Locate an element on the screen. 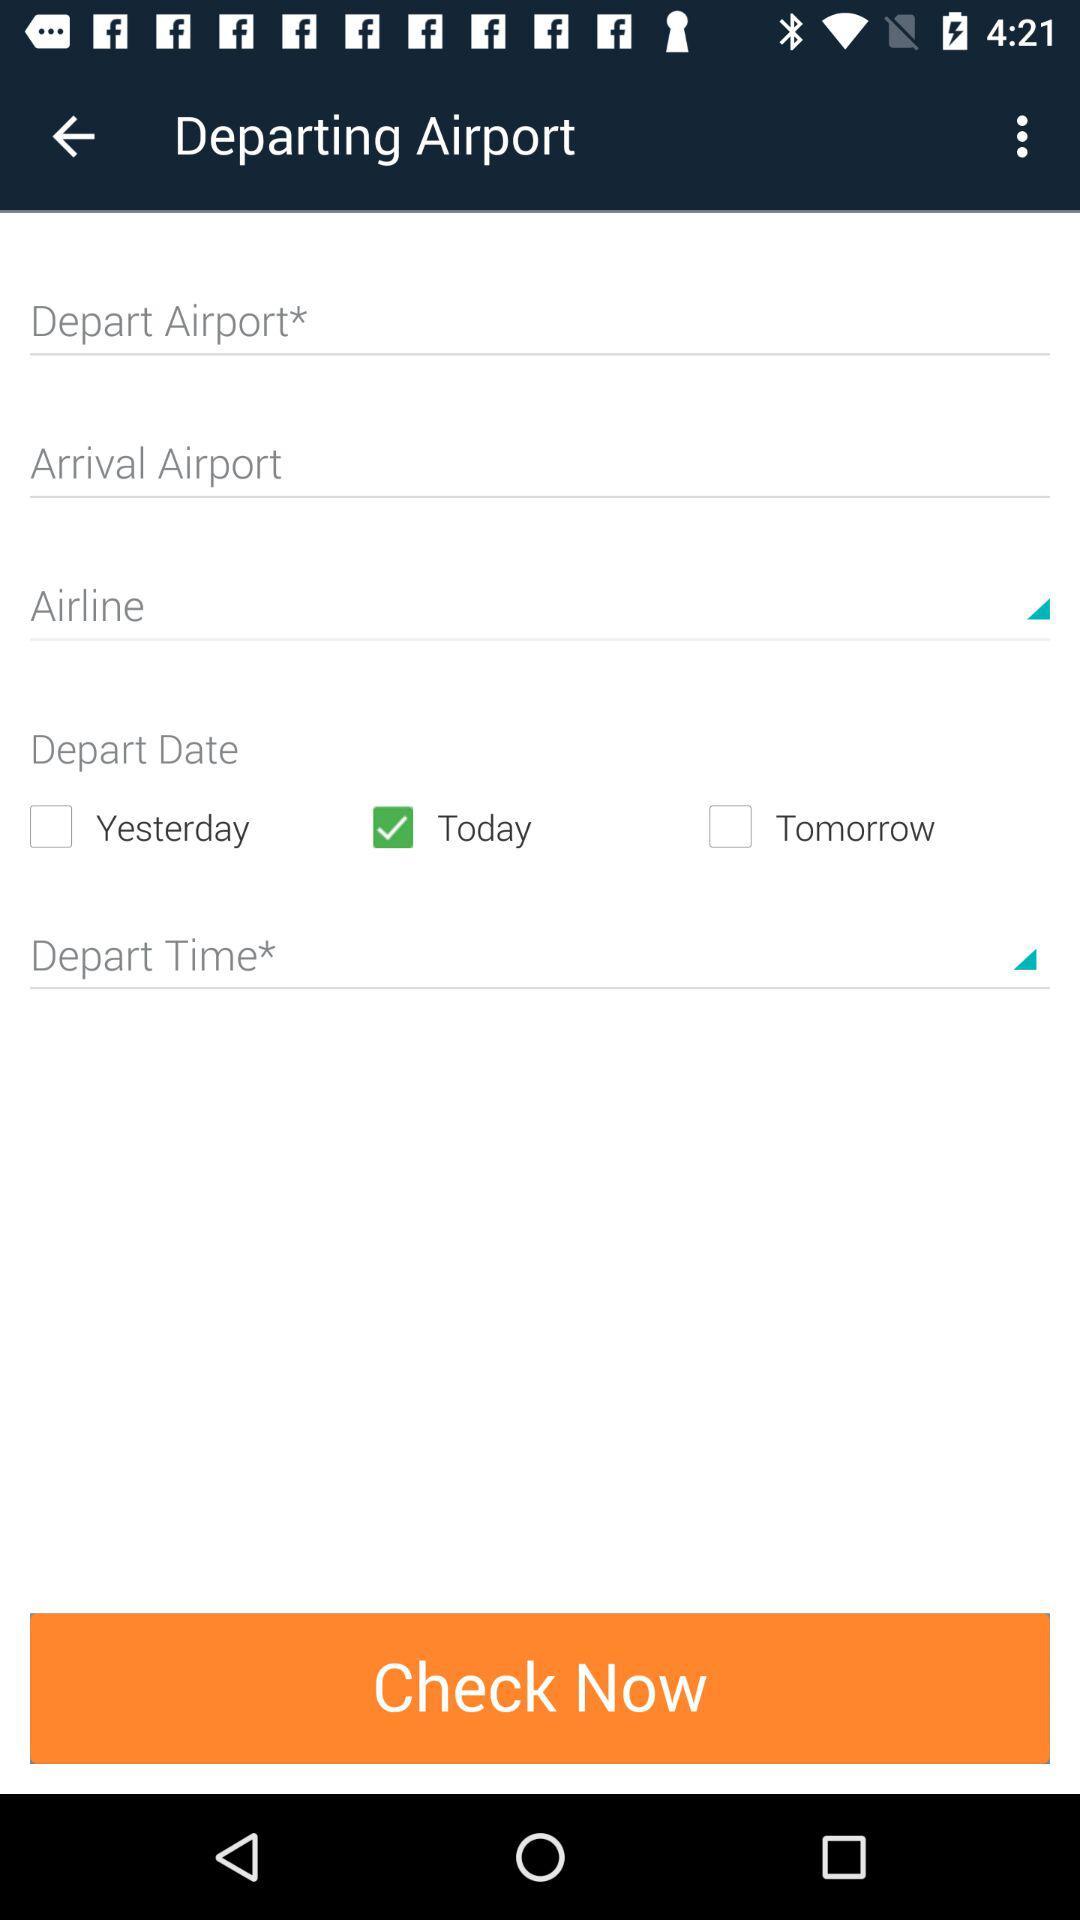 Image resolution: width=1080 pixels, height=1920 pixels. the blue icon which is in the airline is located at coordinates (1037, 588).